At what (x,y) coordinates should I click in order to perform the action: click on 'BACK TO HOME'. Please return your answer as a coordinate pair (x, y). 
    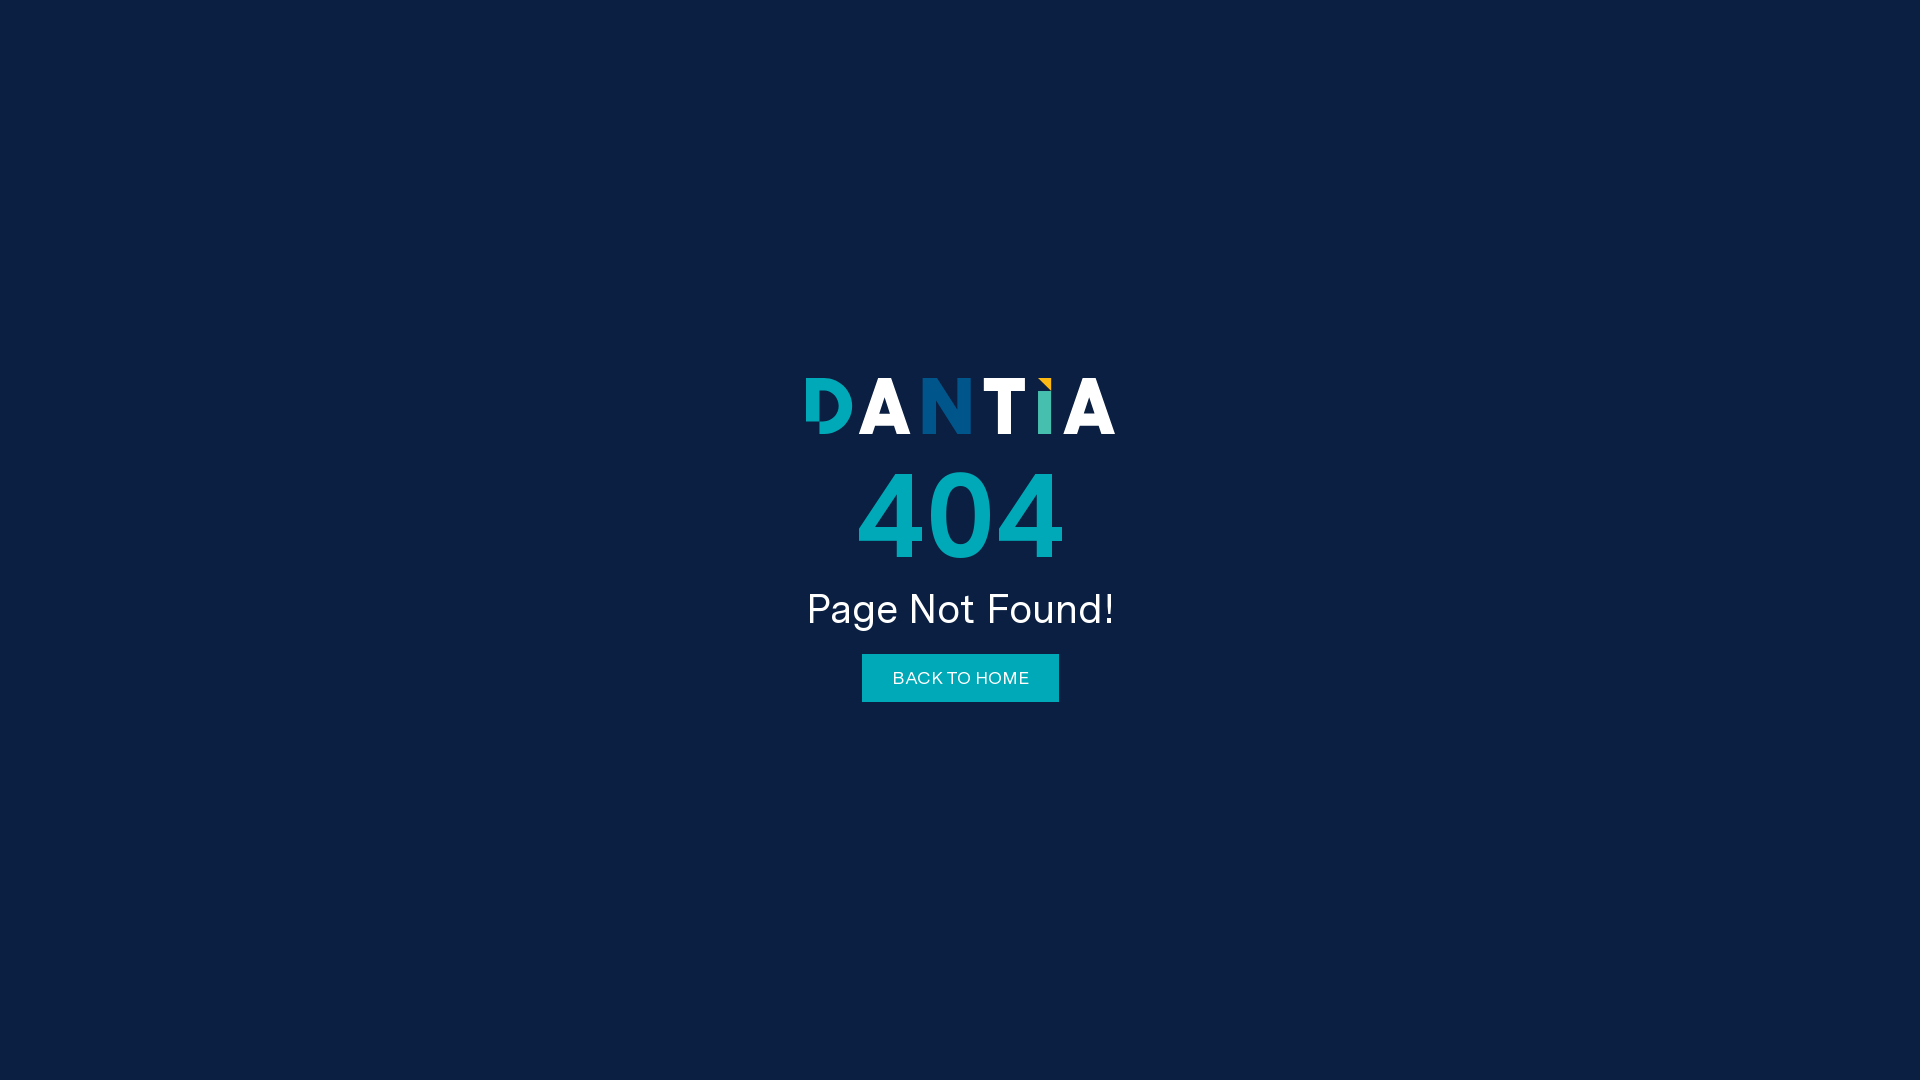
    Looking at the image, I should click on (960, 677).